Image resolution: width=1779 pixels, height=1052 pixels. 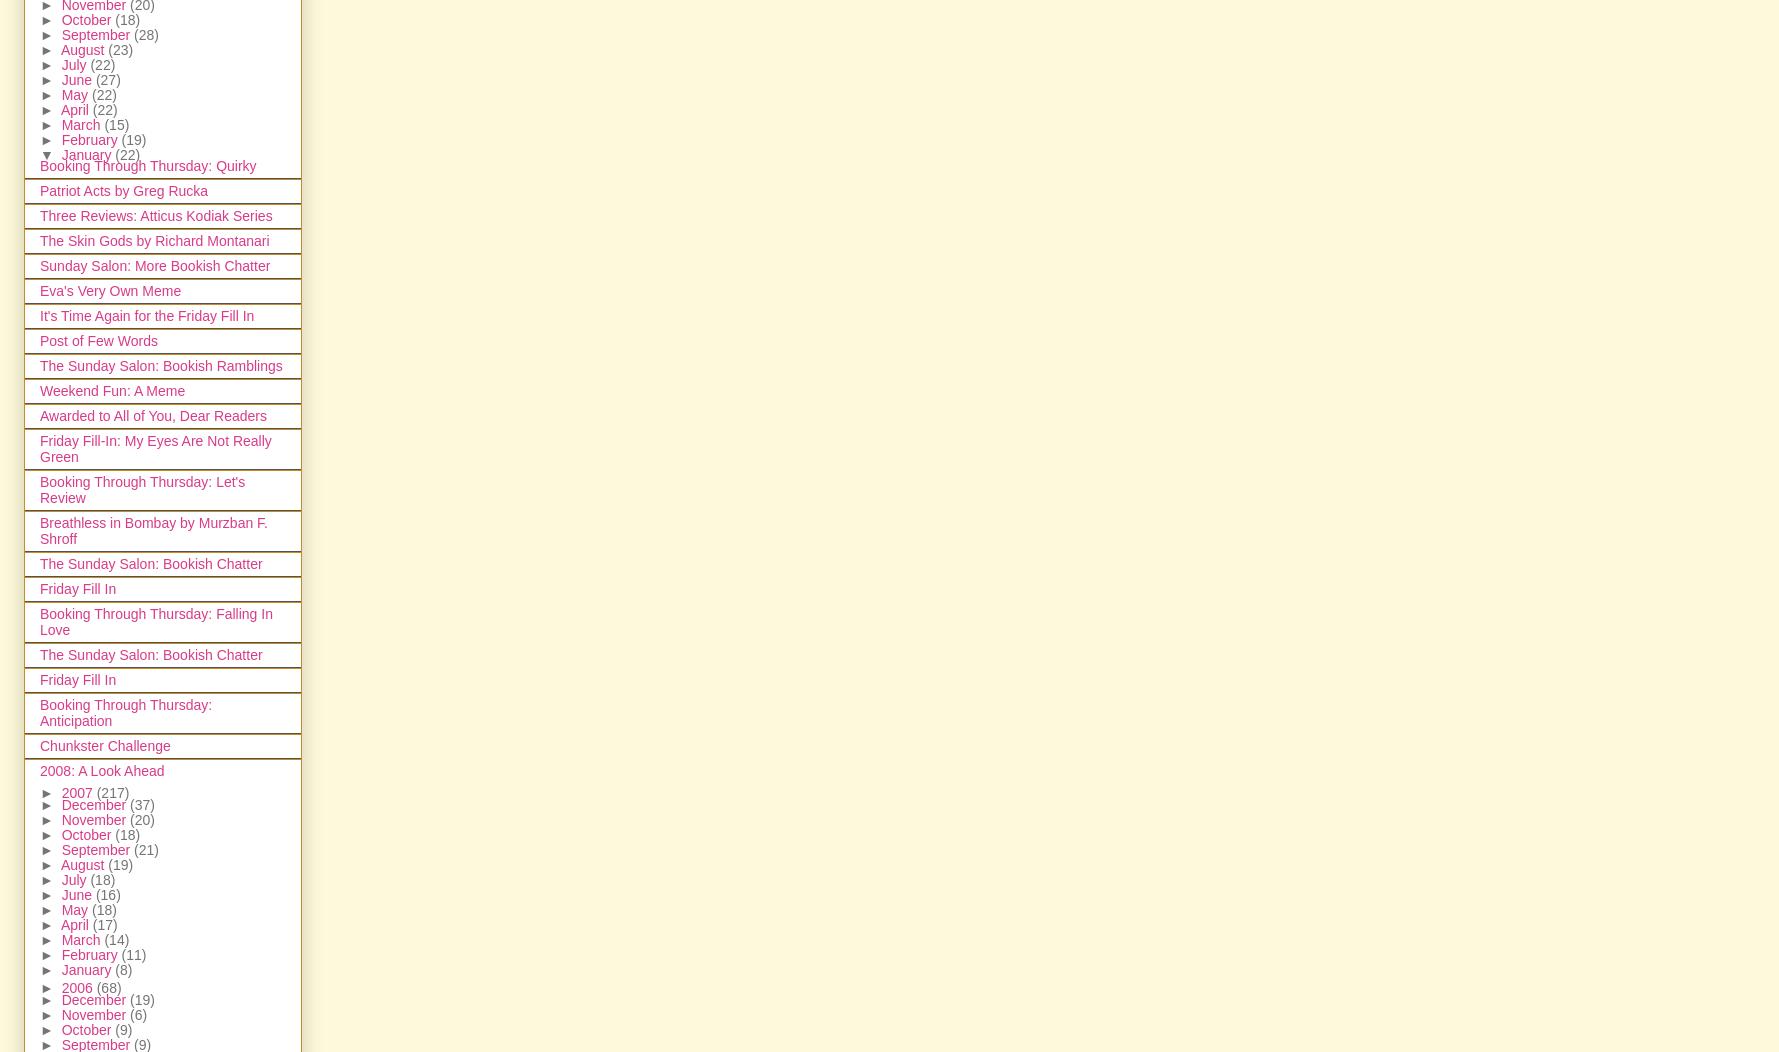 I want to click on 'The Sunday Salon: Bookish Chatter', so click(x=151, y=654).